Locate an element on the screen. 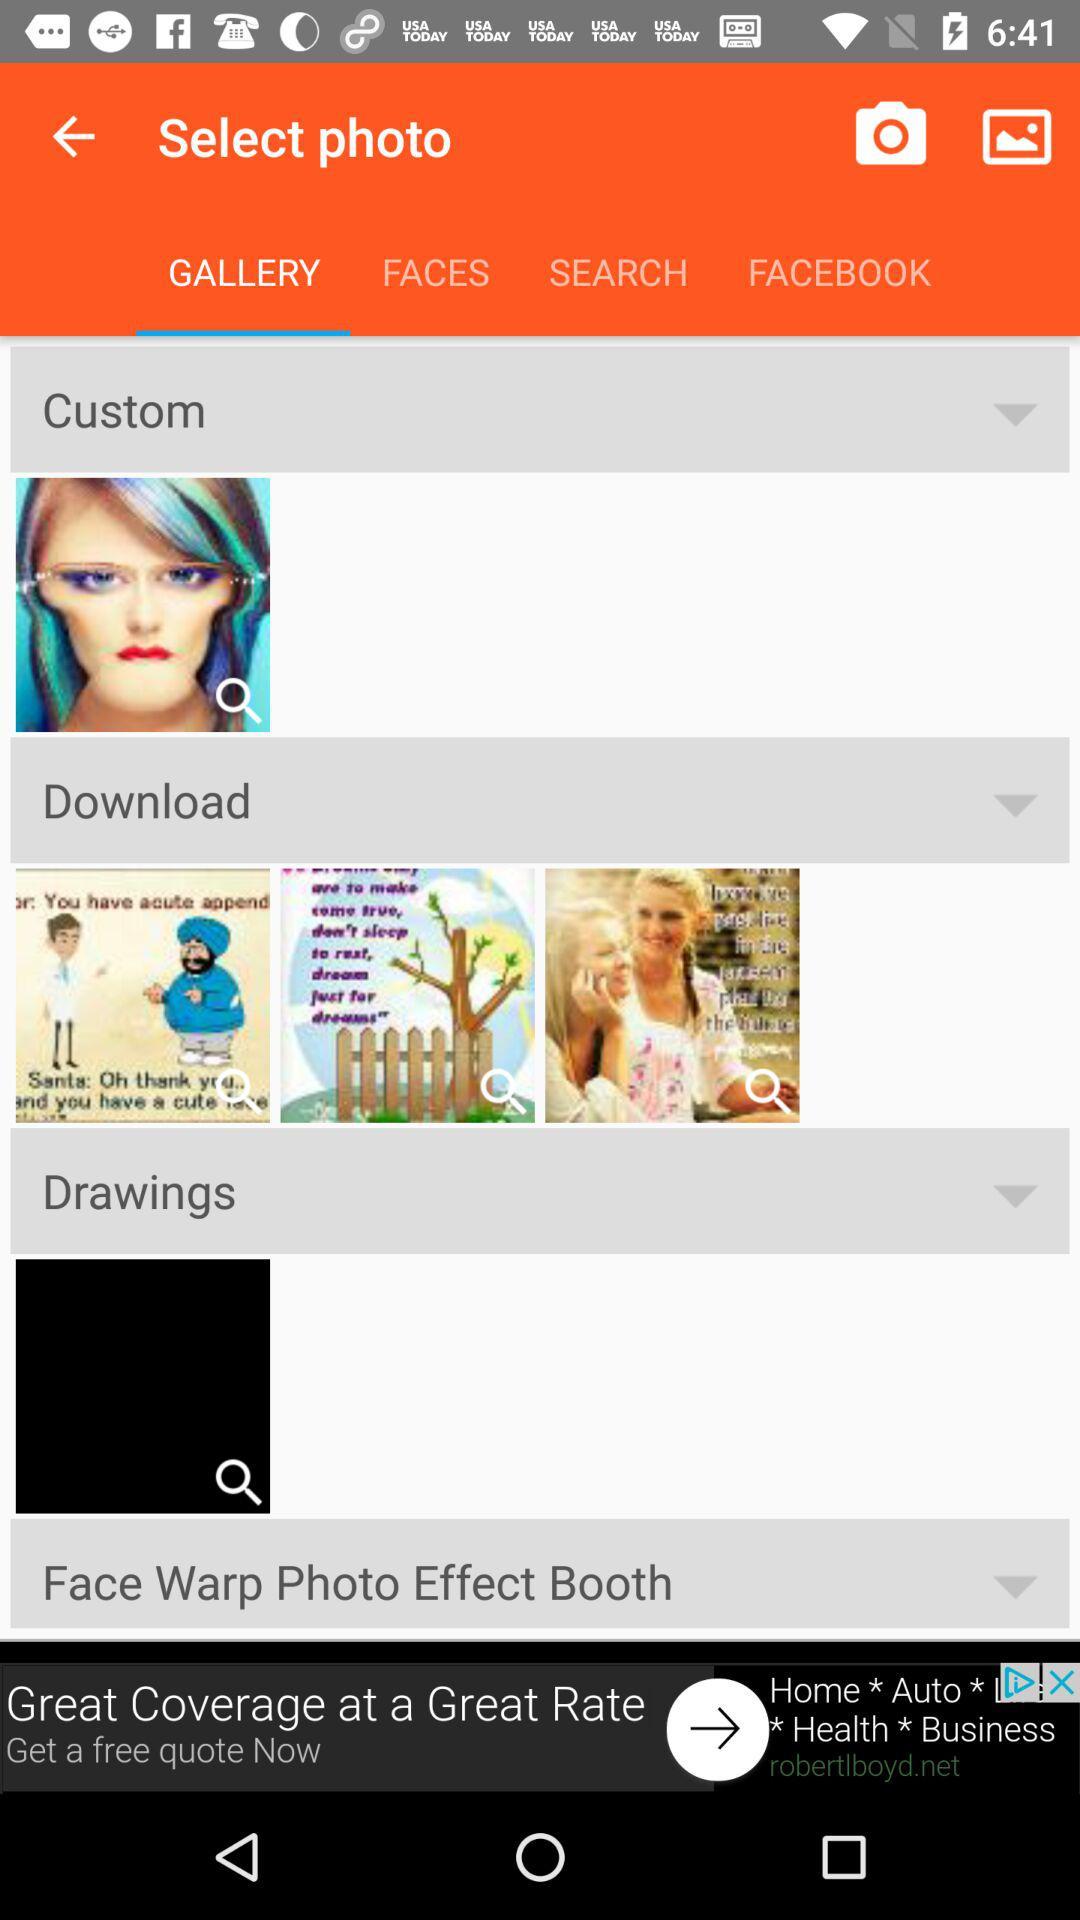 This screenshot has height=1920, width=1080. lets you easily change and animate faces in photos is located at coordinates (237, 1090).